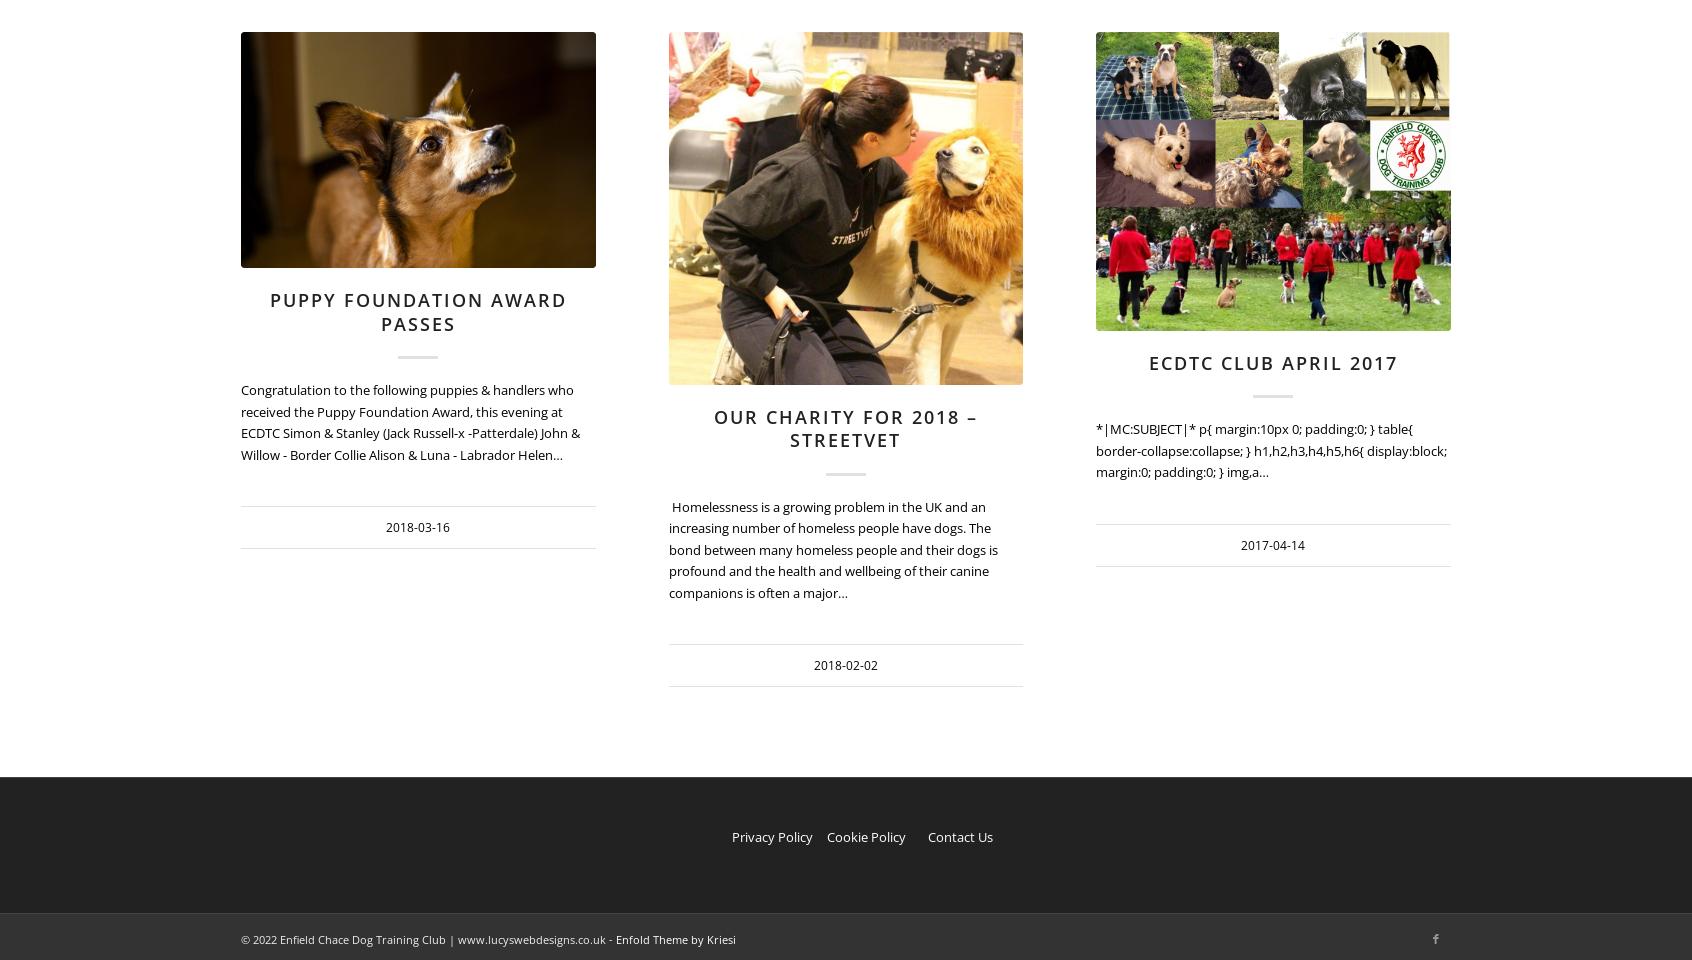  What do you see at coordinates (1535, 84) in the screenshot?
I see `'909'` at bounding box center [1535, 84].